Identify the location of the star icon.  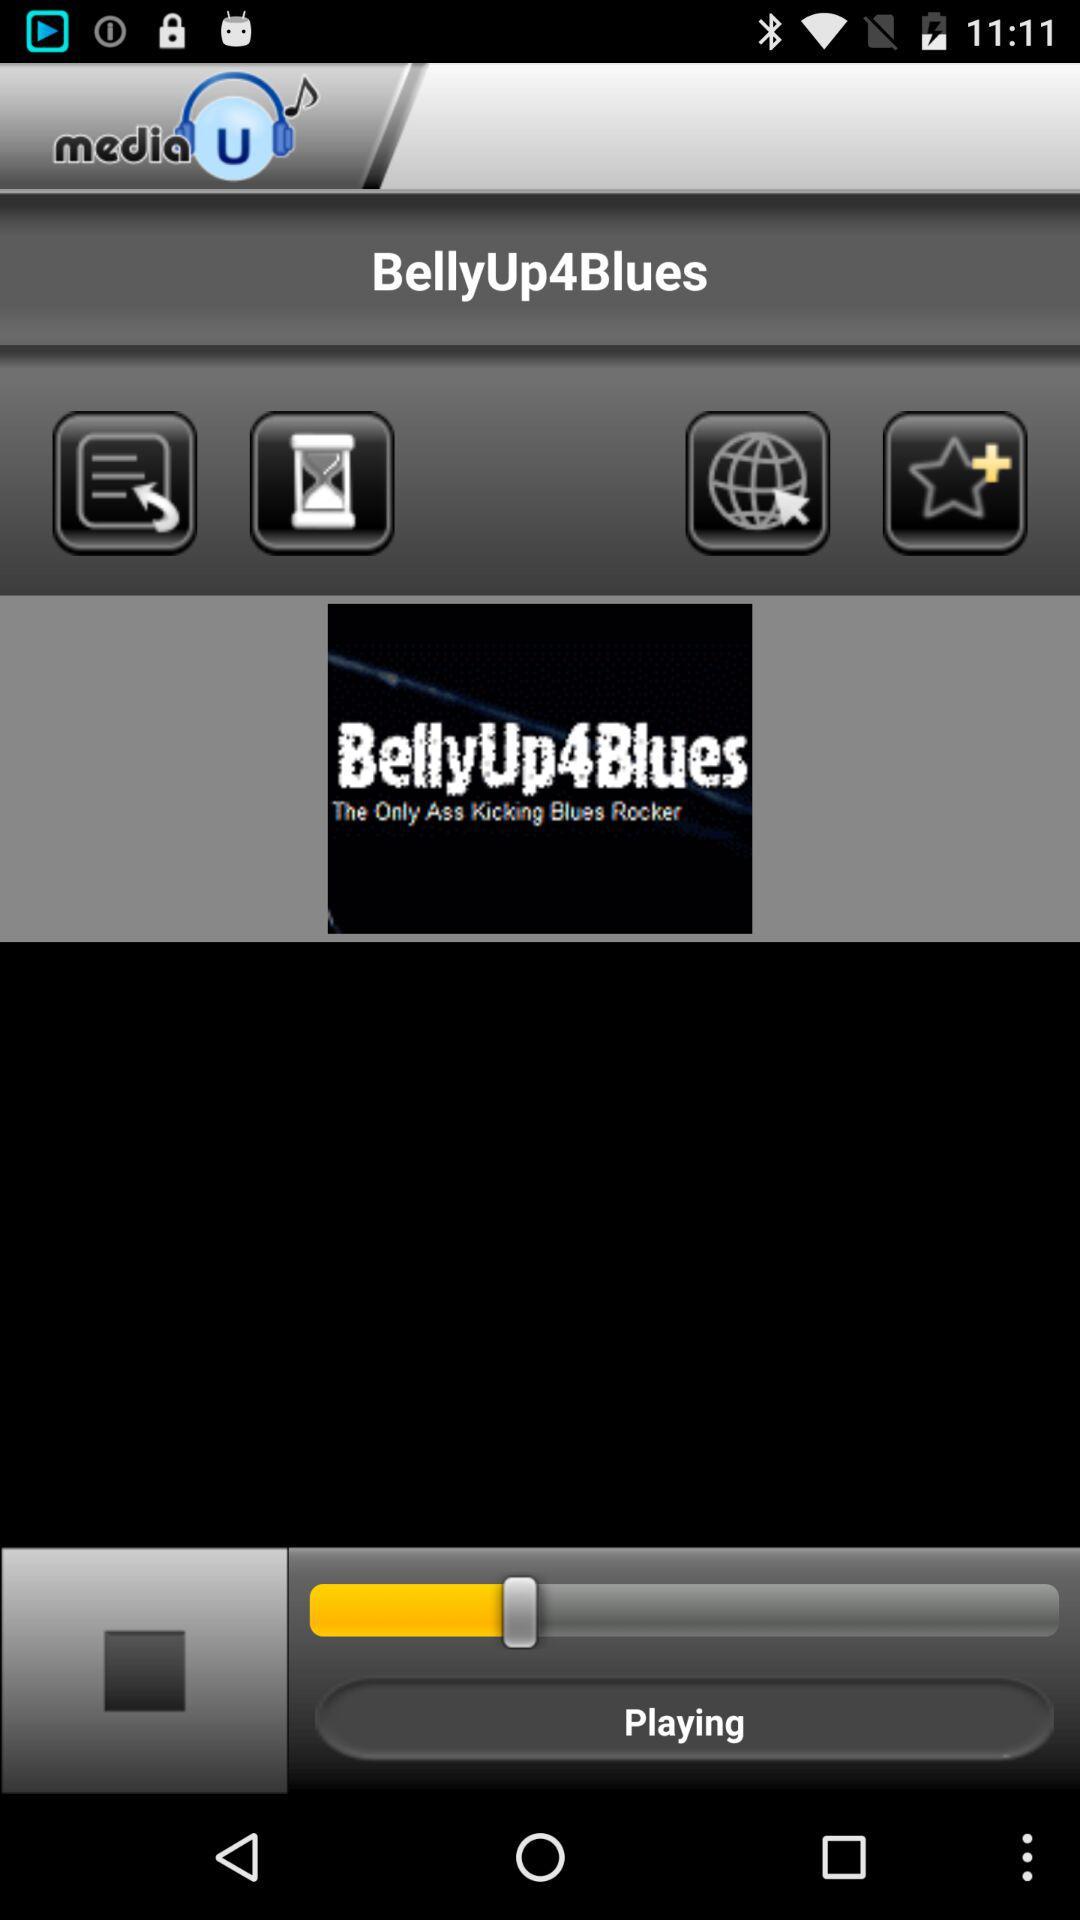
(954, 517).